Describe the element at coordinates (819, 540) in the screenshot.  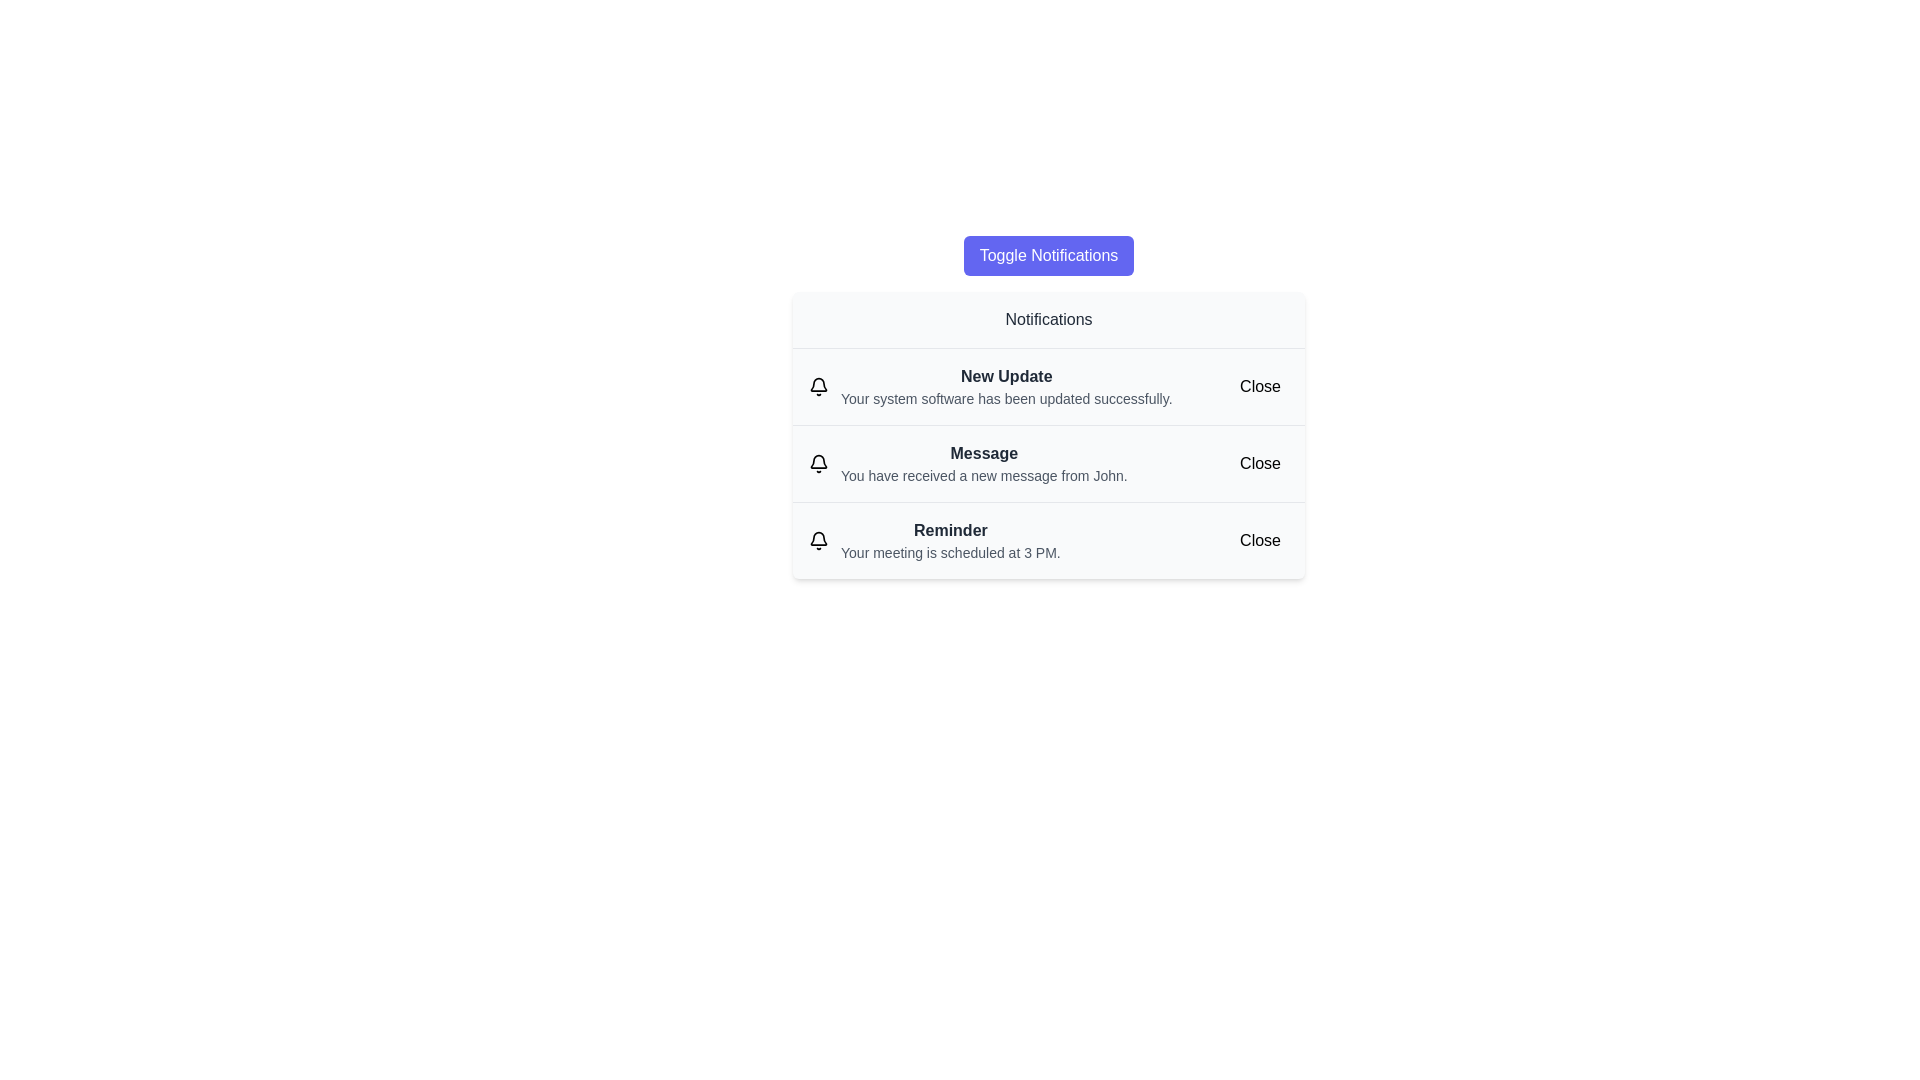
I see `the notification bell icon located to the left of the 'Reminder' text in the notification entry` at that location.